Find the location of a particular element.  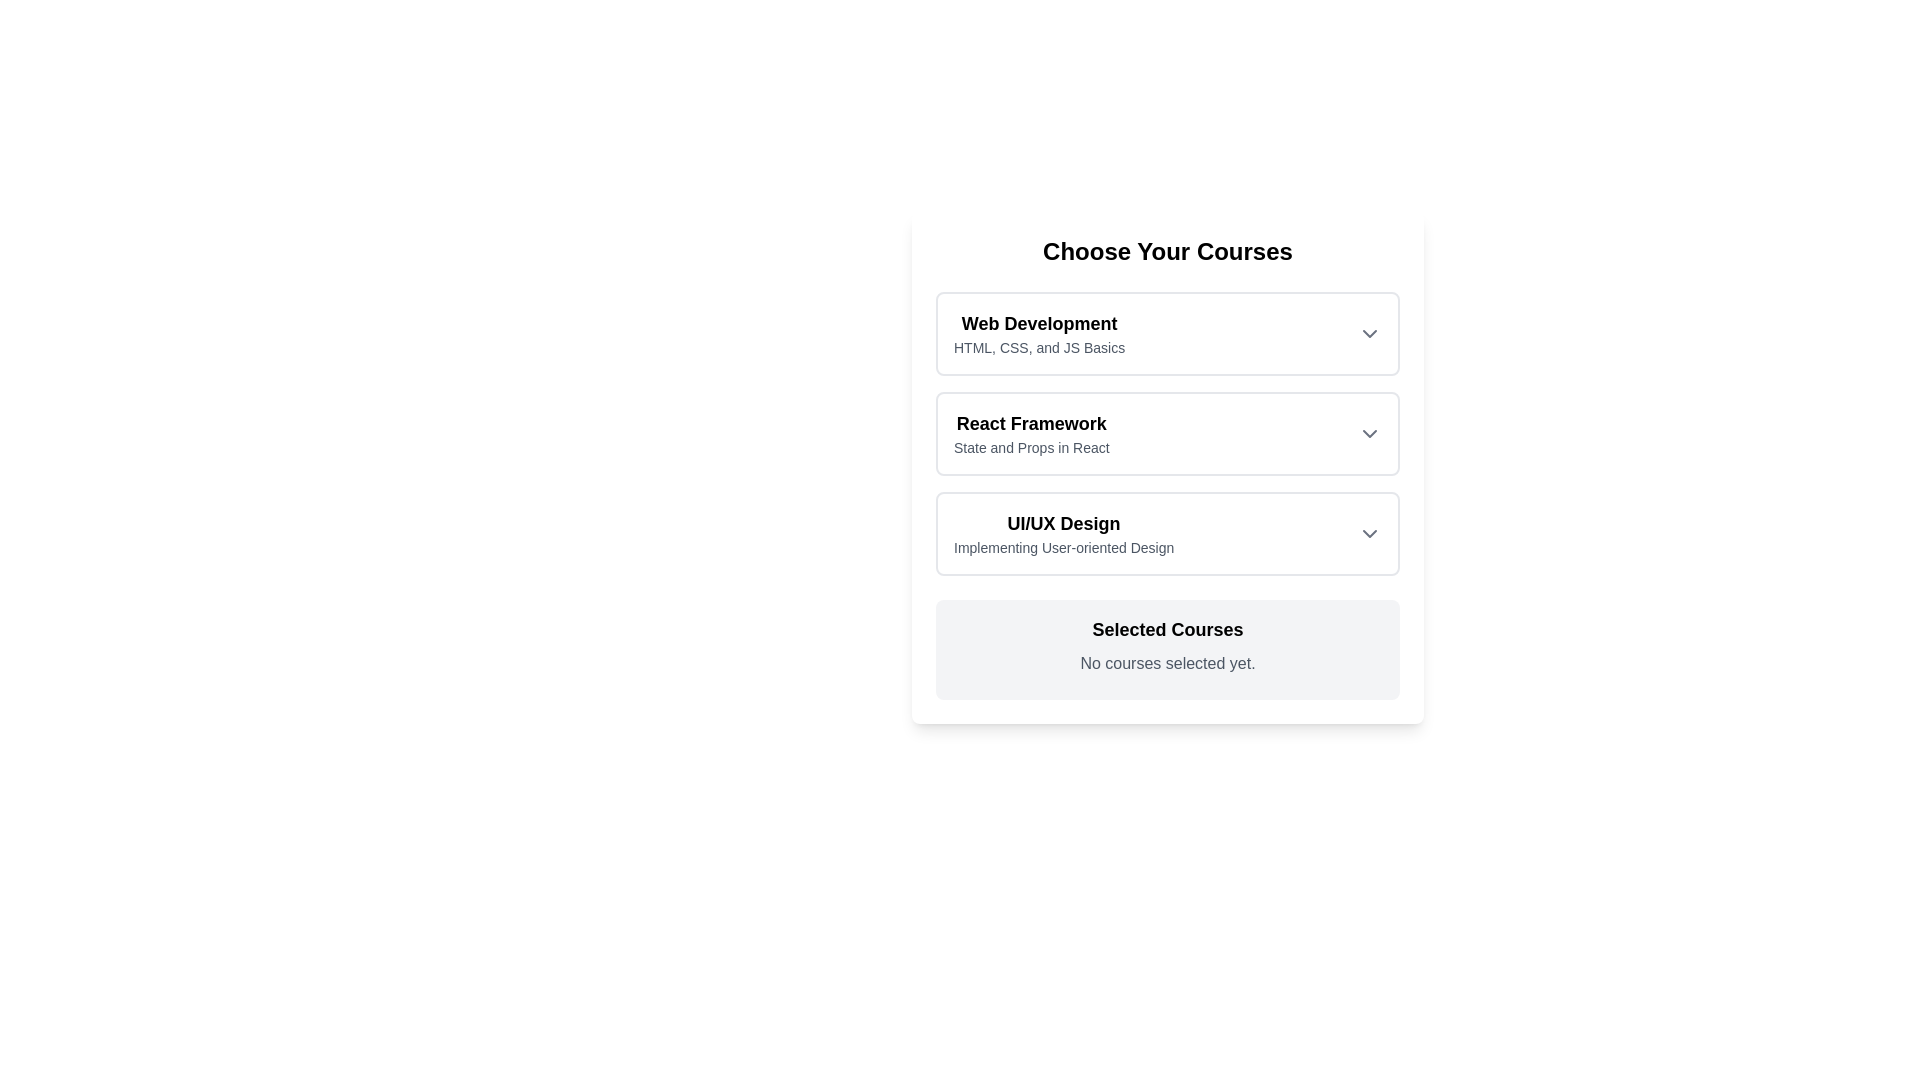

the list item displaying information about the 'React Framework' course is located at coordinates (1167, 433).